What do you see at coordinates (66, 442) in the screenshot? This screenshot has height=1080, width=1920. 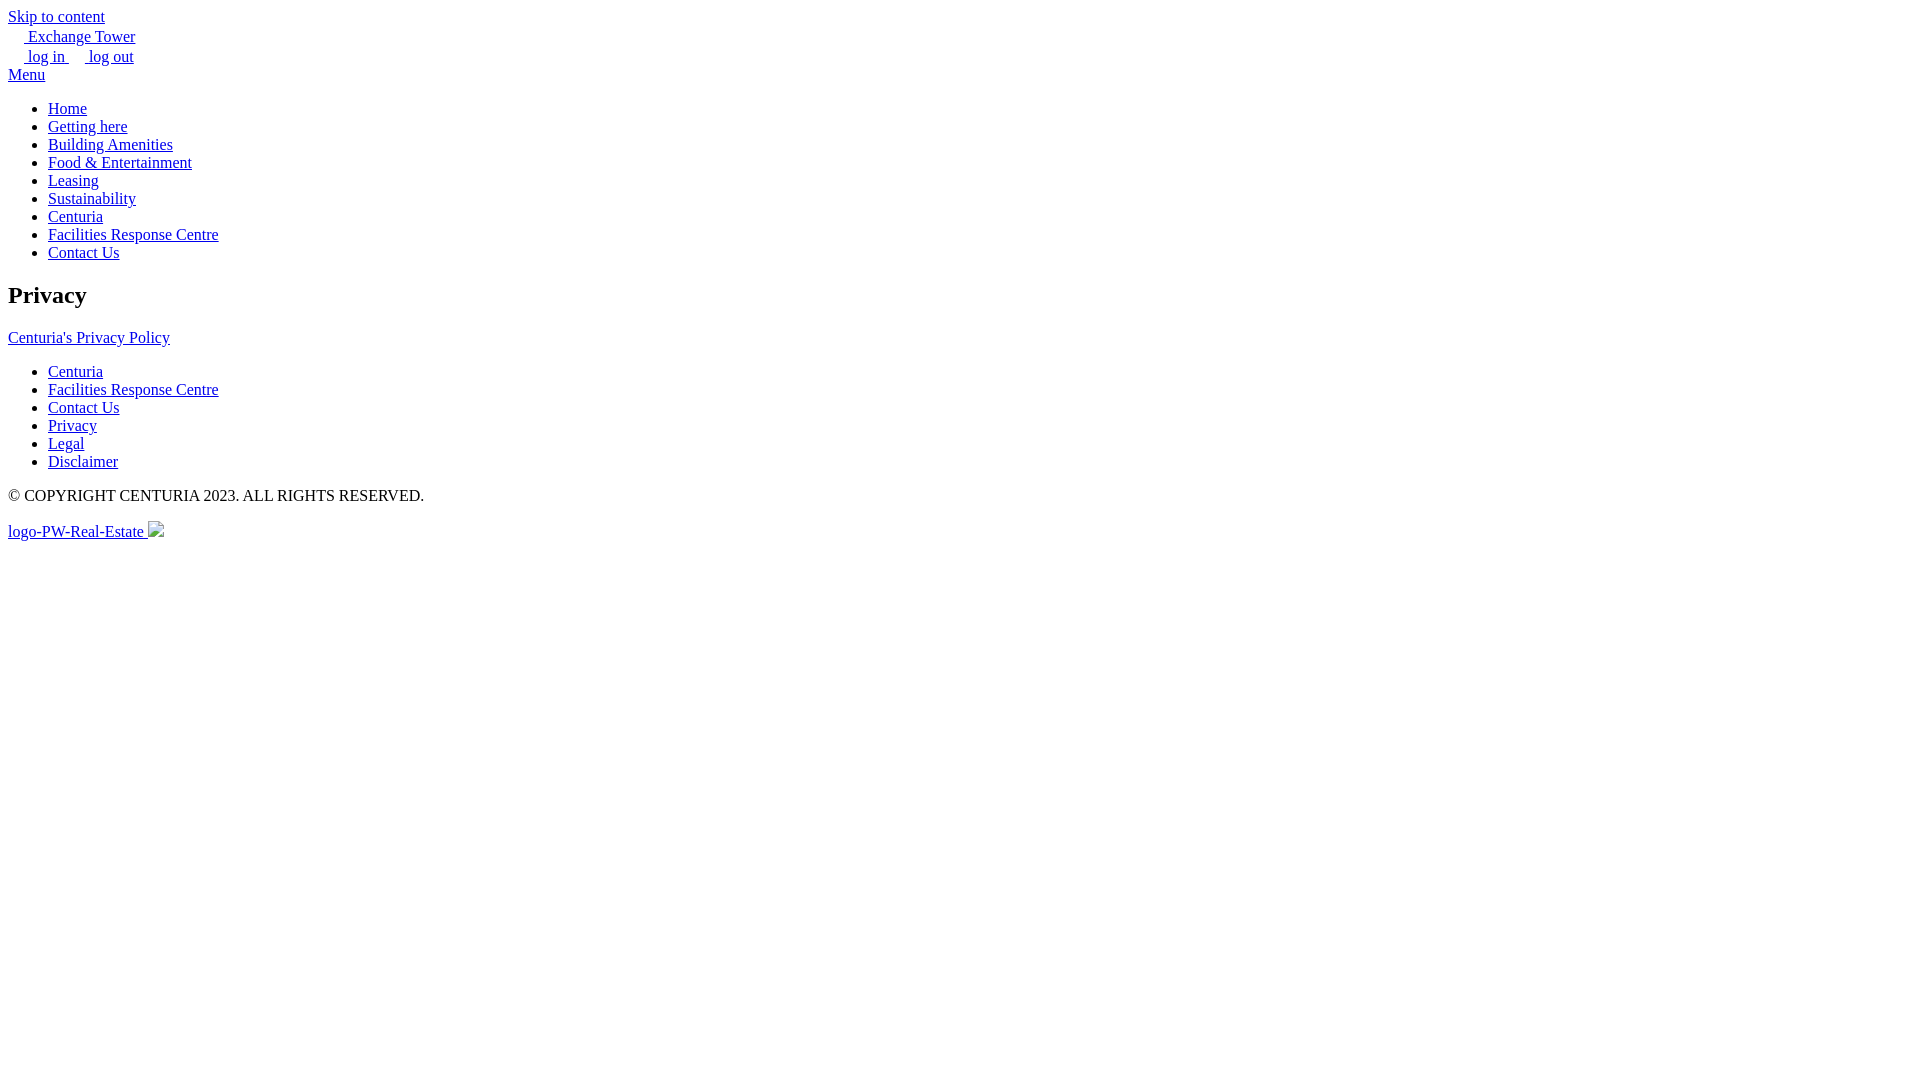 I see `'Legal'` at bounding box center [66, 442].